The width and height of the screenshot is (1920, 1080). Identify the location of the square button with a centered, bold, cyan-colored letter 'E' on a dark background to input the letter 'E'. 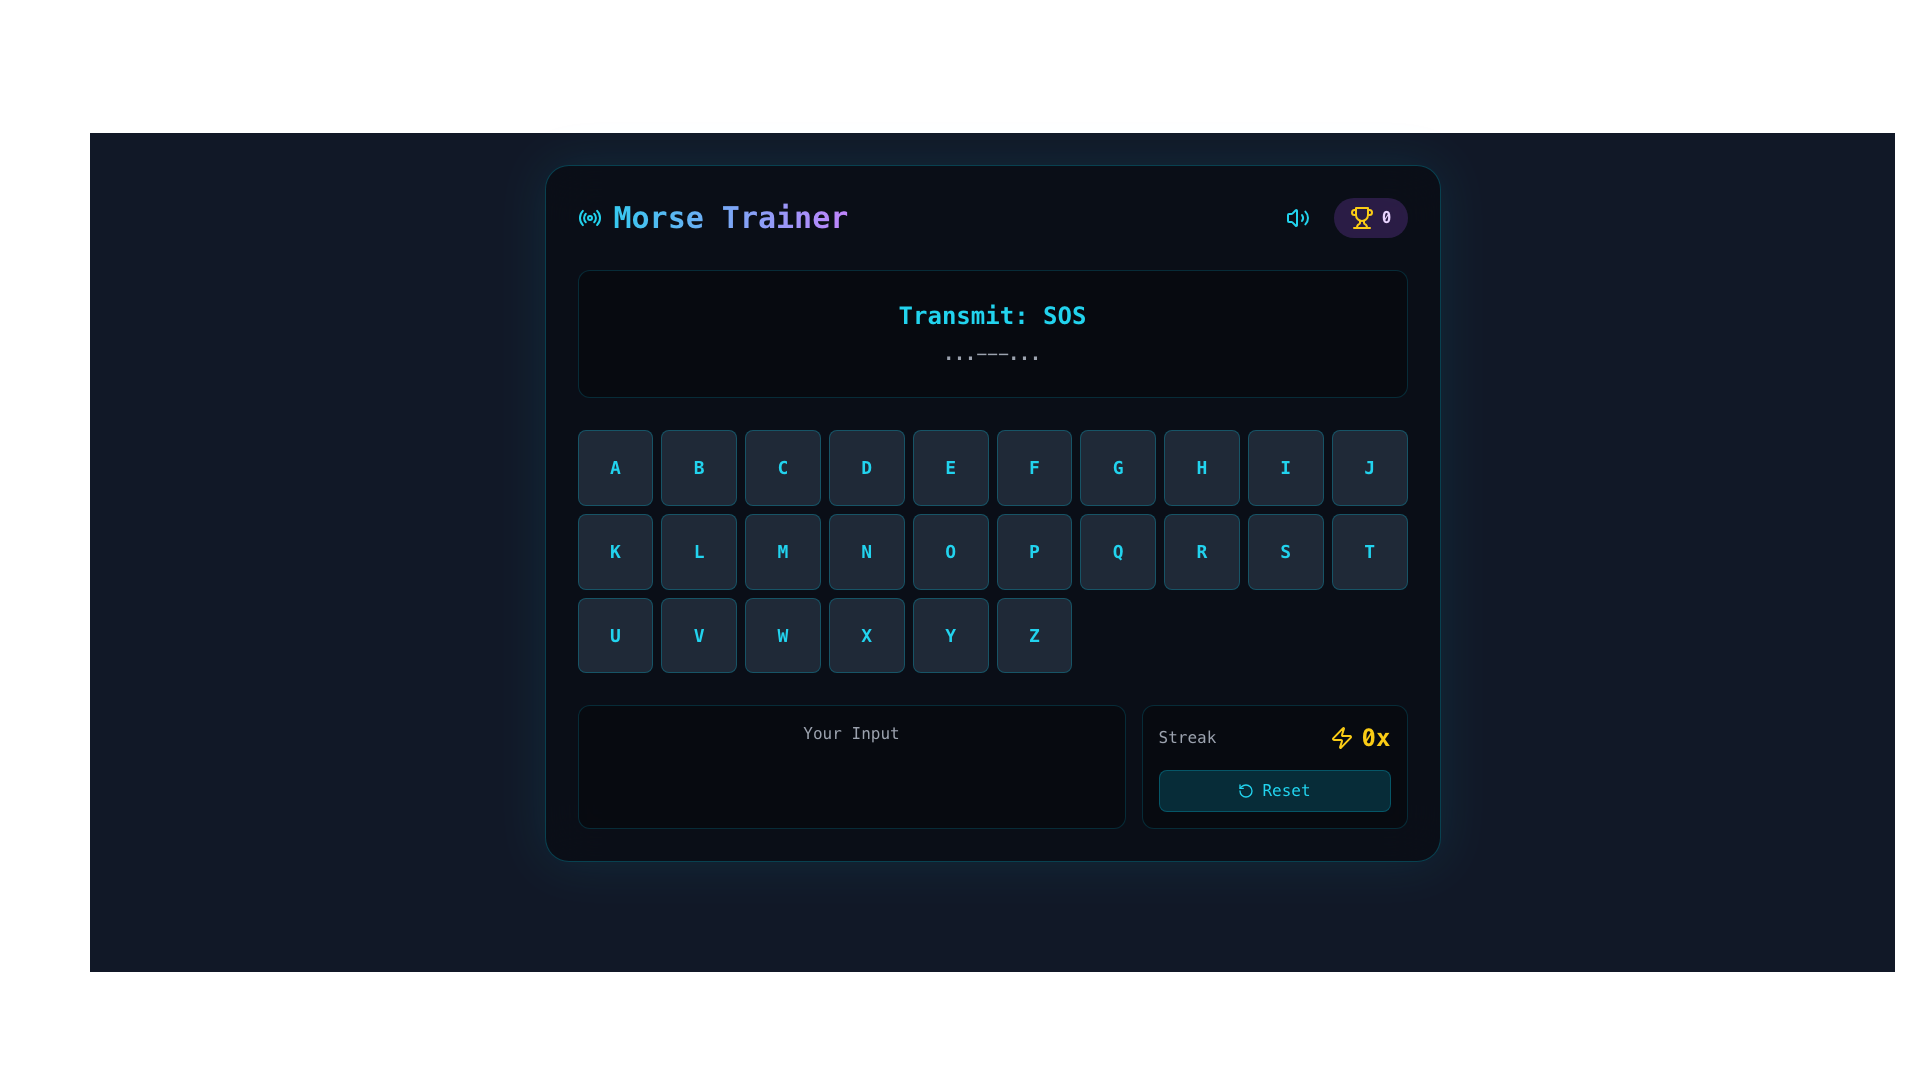
(949, 467).